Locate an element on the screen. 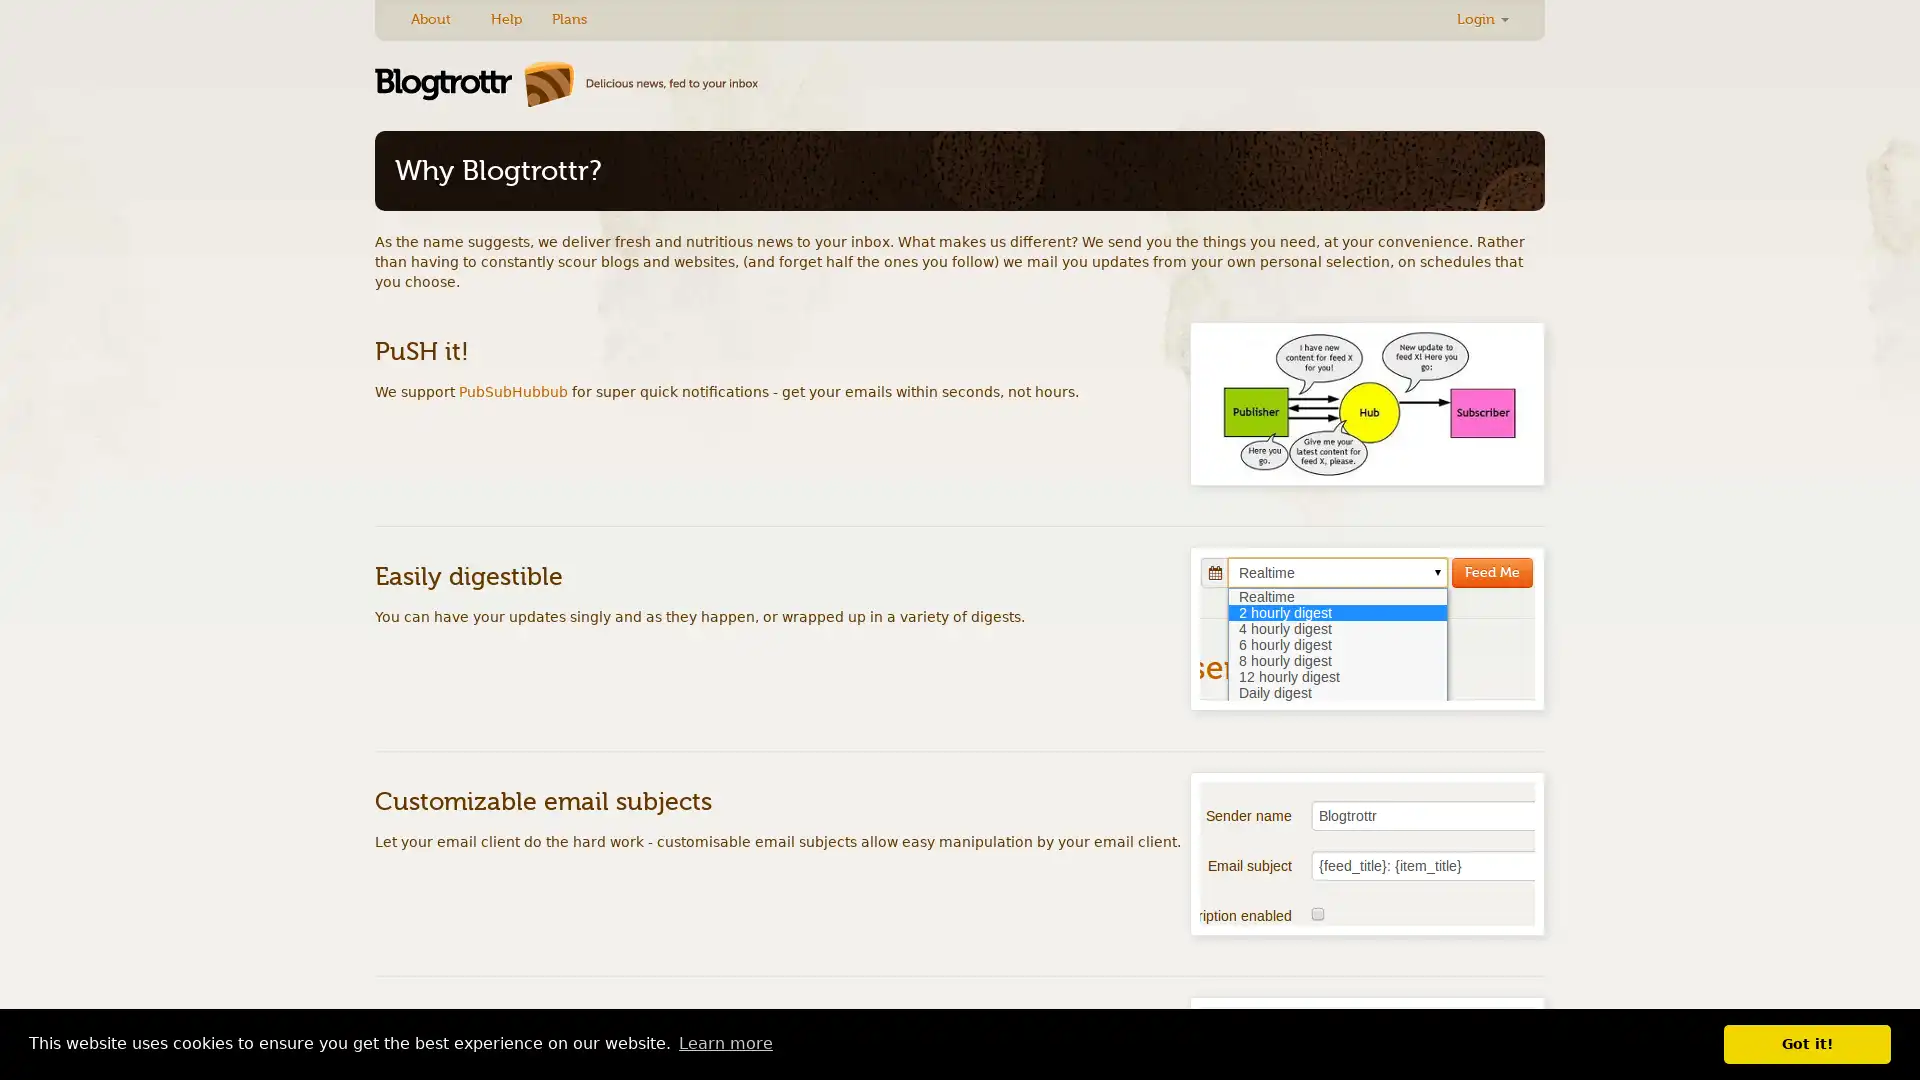 The image size is (1920, 1080). dismiss cookie message is located at coordinates (1807, 1043).